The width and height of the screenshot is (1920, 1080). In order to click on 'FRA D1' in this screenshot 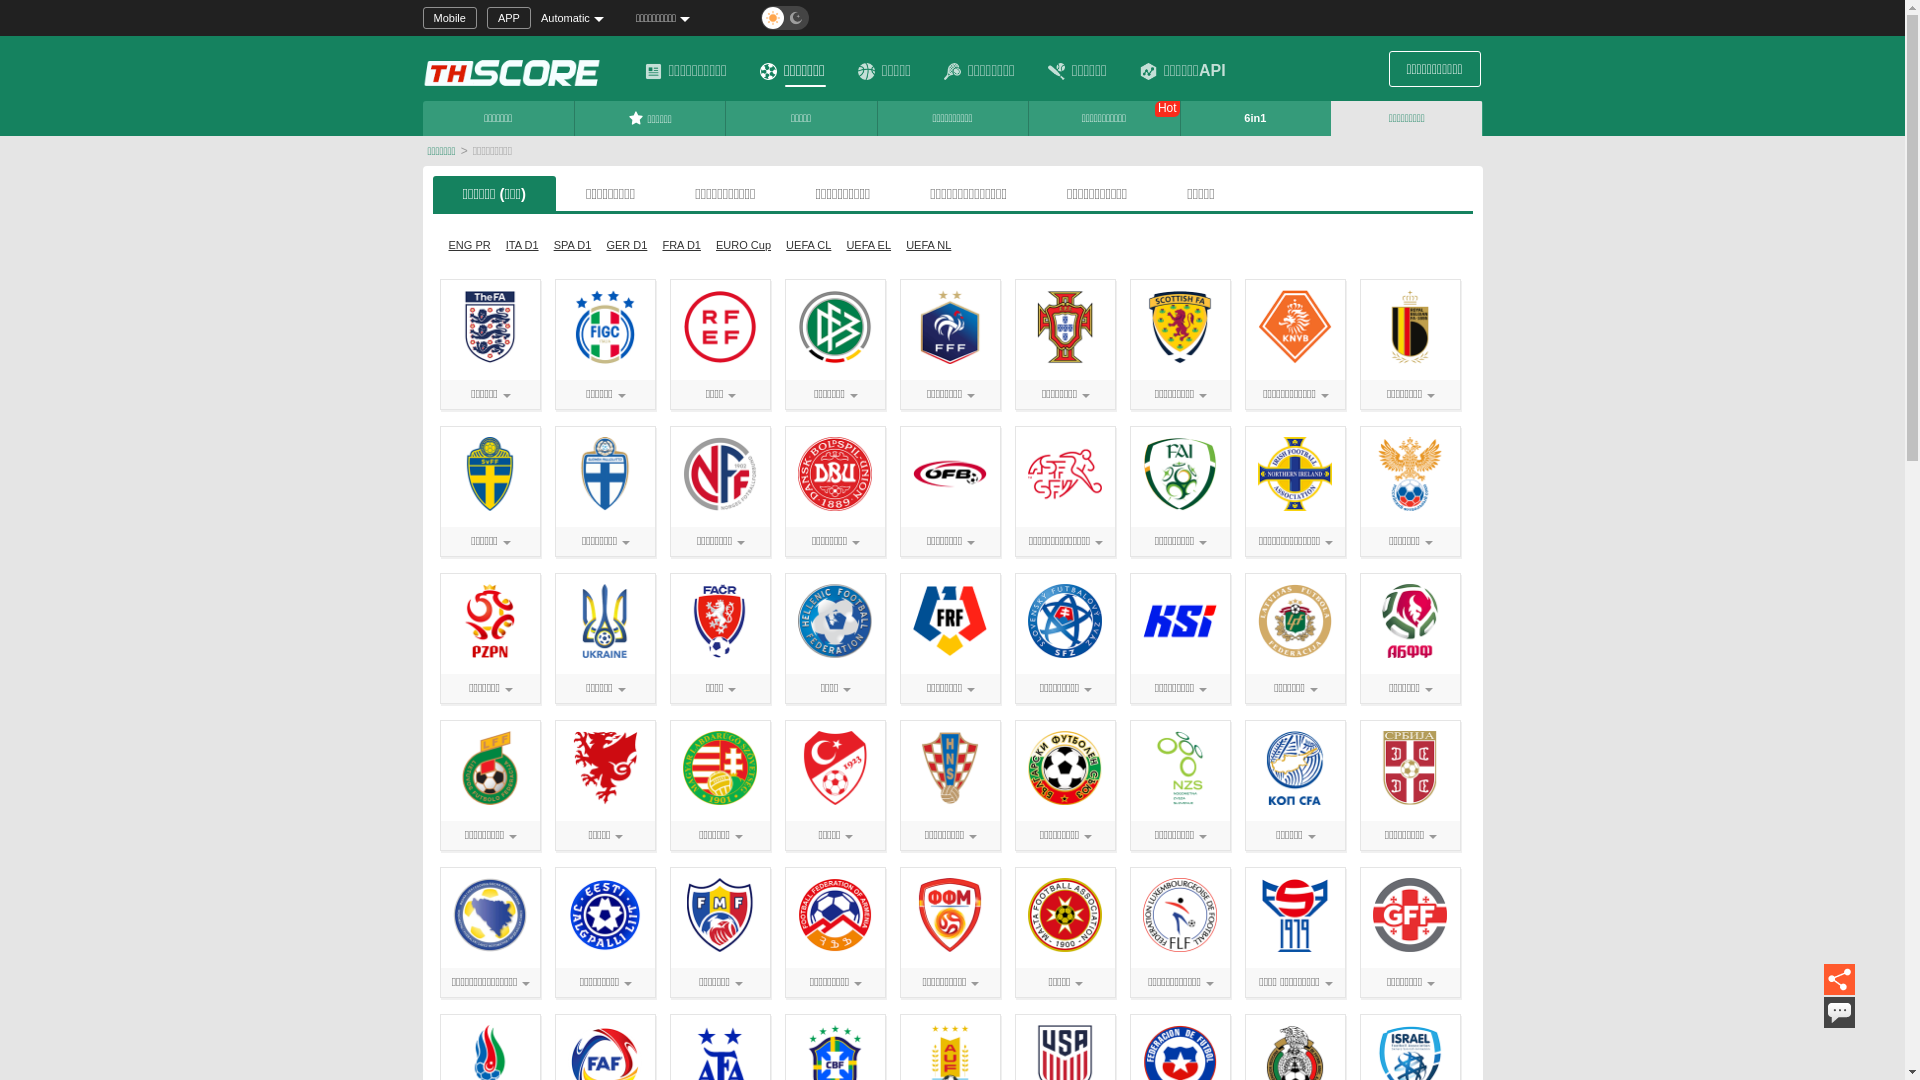, I will do `click(681, 244)`.